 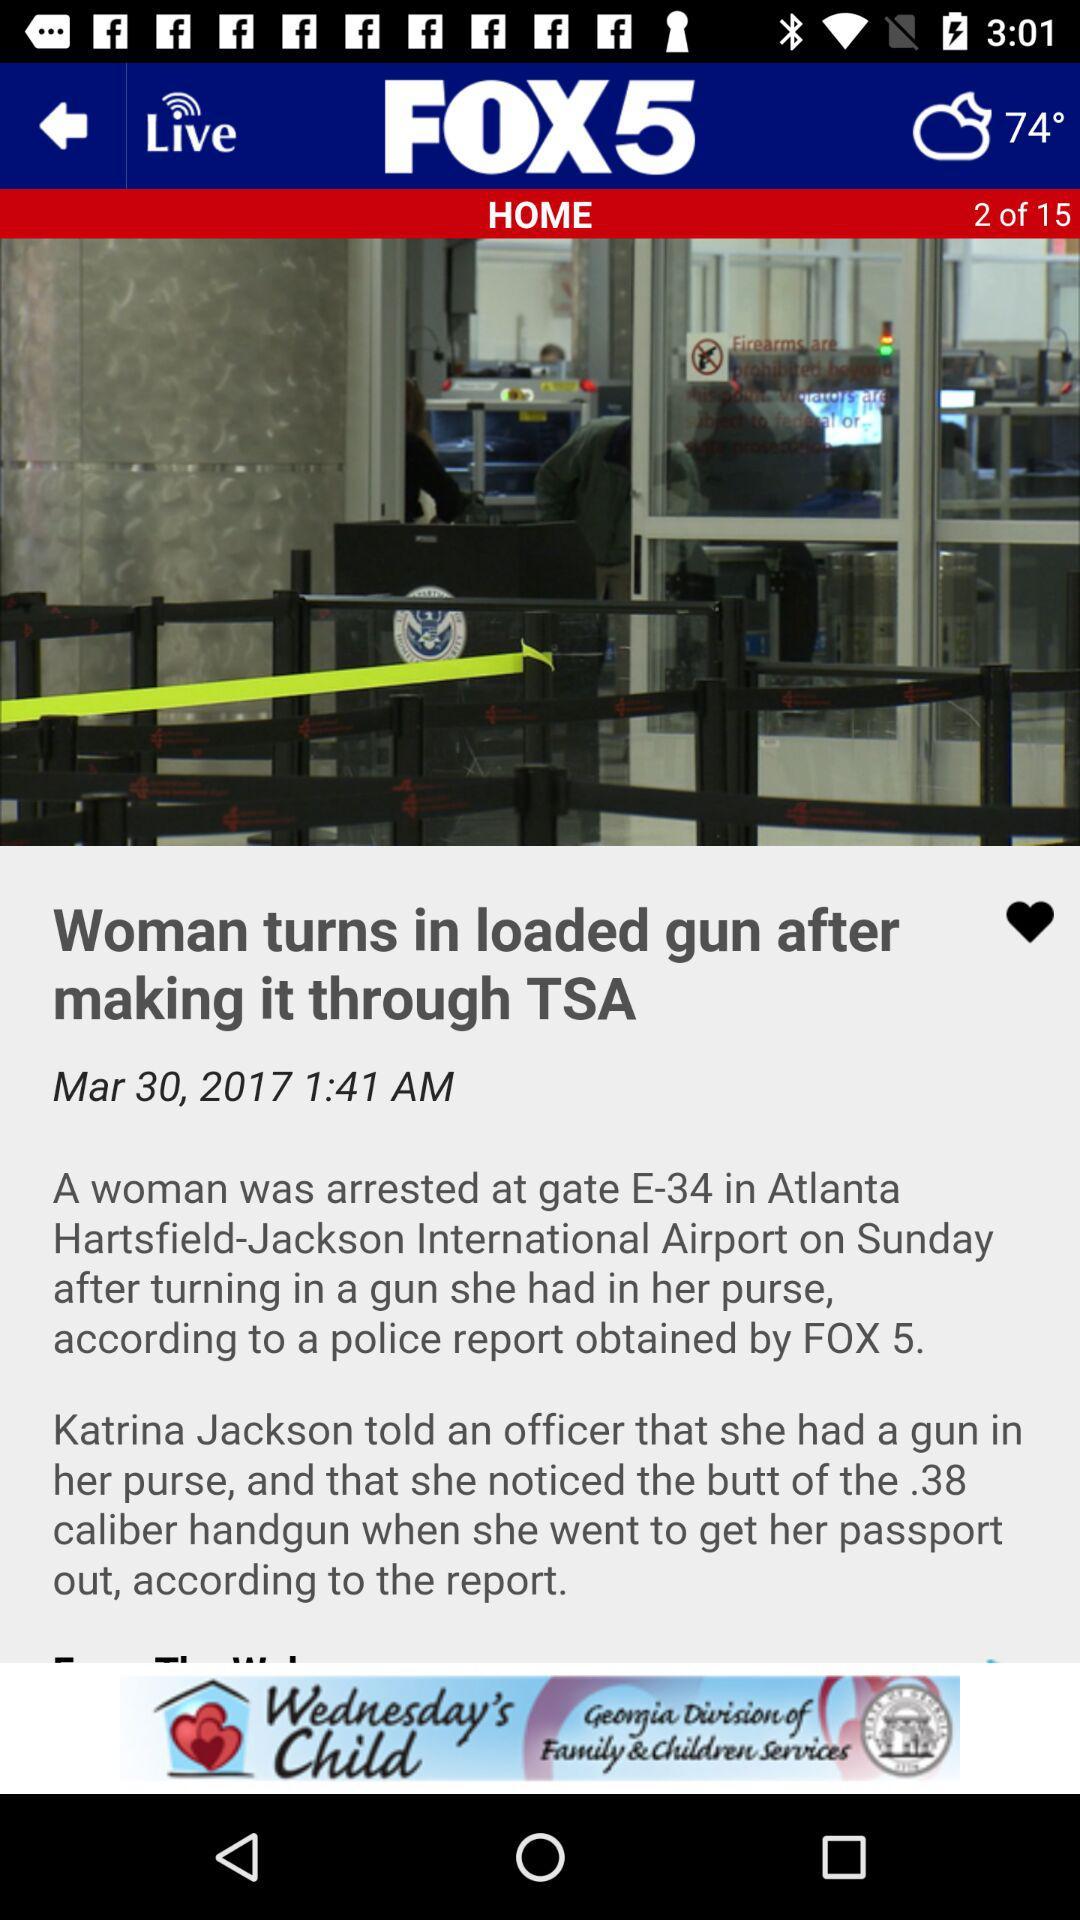 What do you see at coordinates (1017, 921) in the screenshot?
I see `like the article` at bounding box center [1017, 921].